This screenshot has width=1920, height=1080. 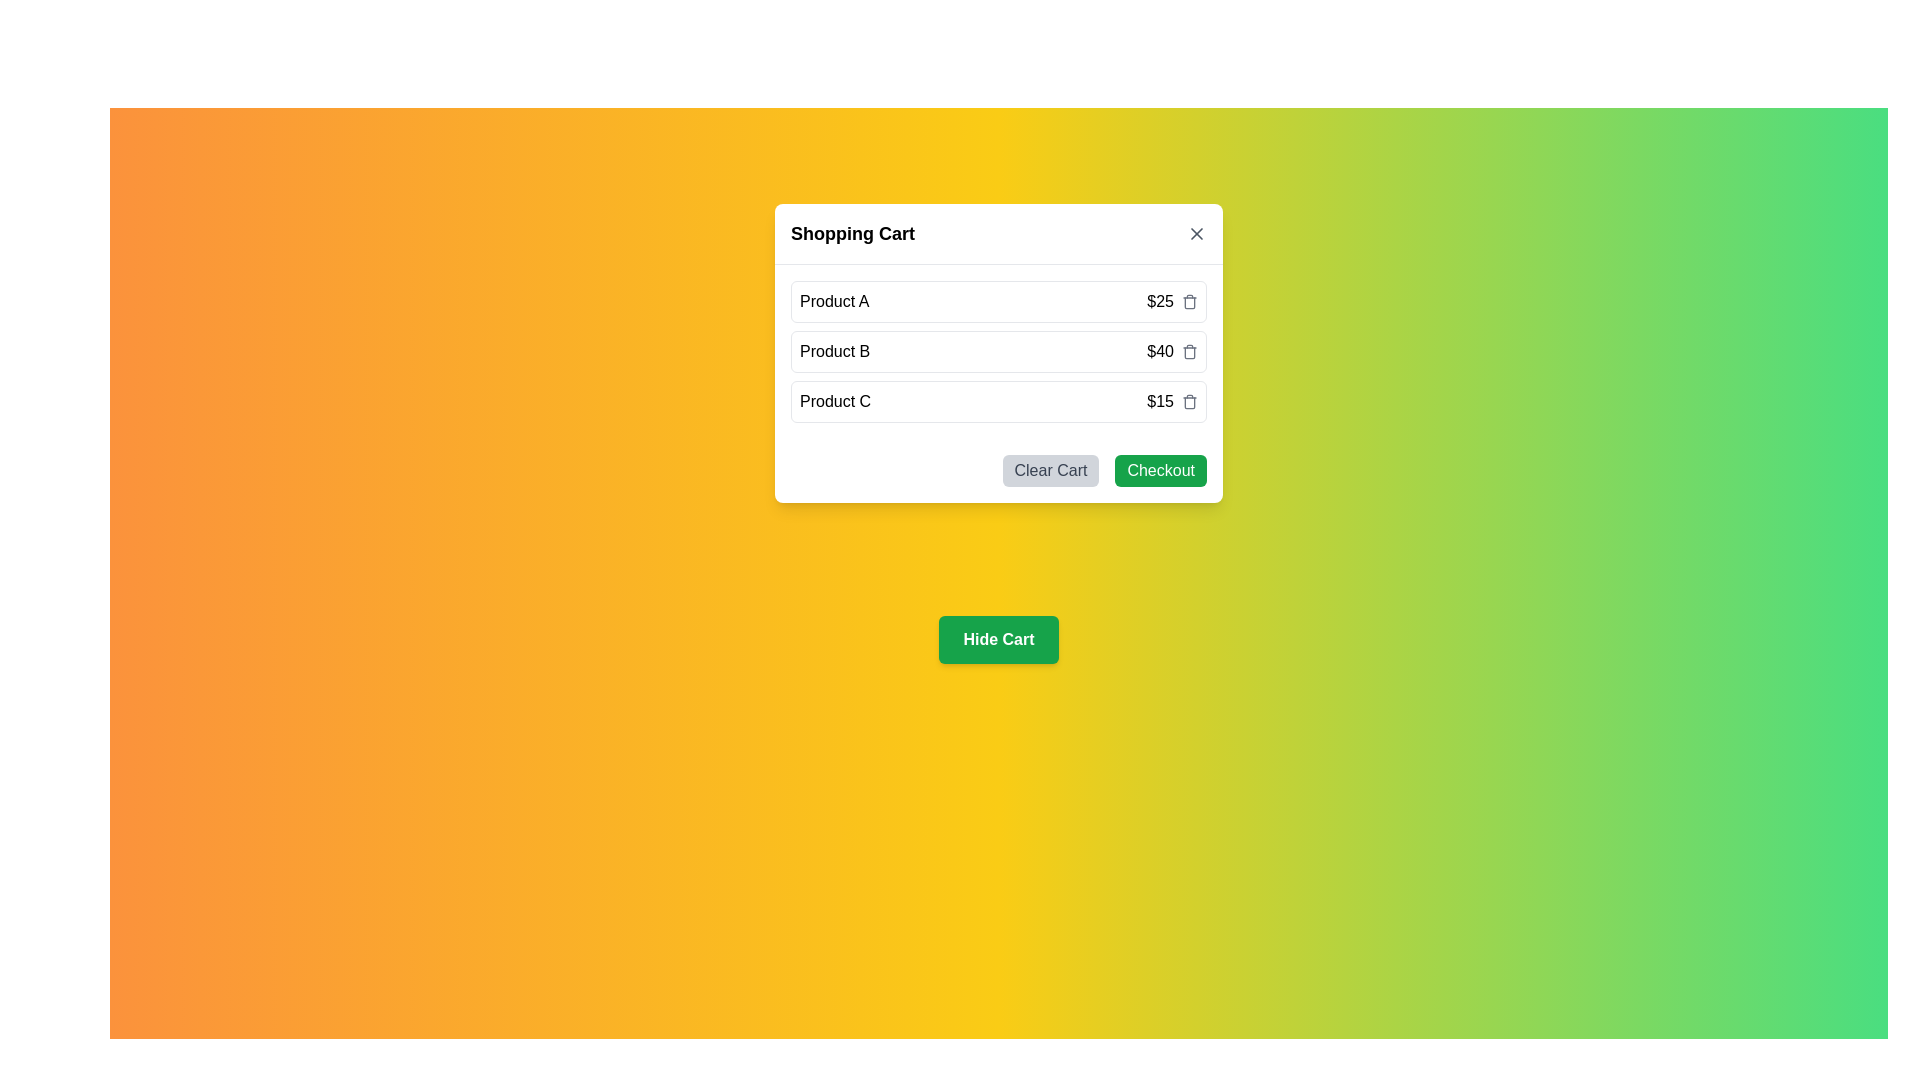 I want to click on the delete button icon located to the right of the price '$25' for 'Product A' in the shopping cart list to change its color to red, so click(x=1190, y=303).